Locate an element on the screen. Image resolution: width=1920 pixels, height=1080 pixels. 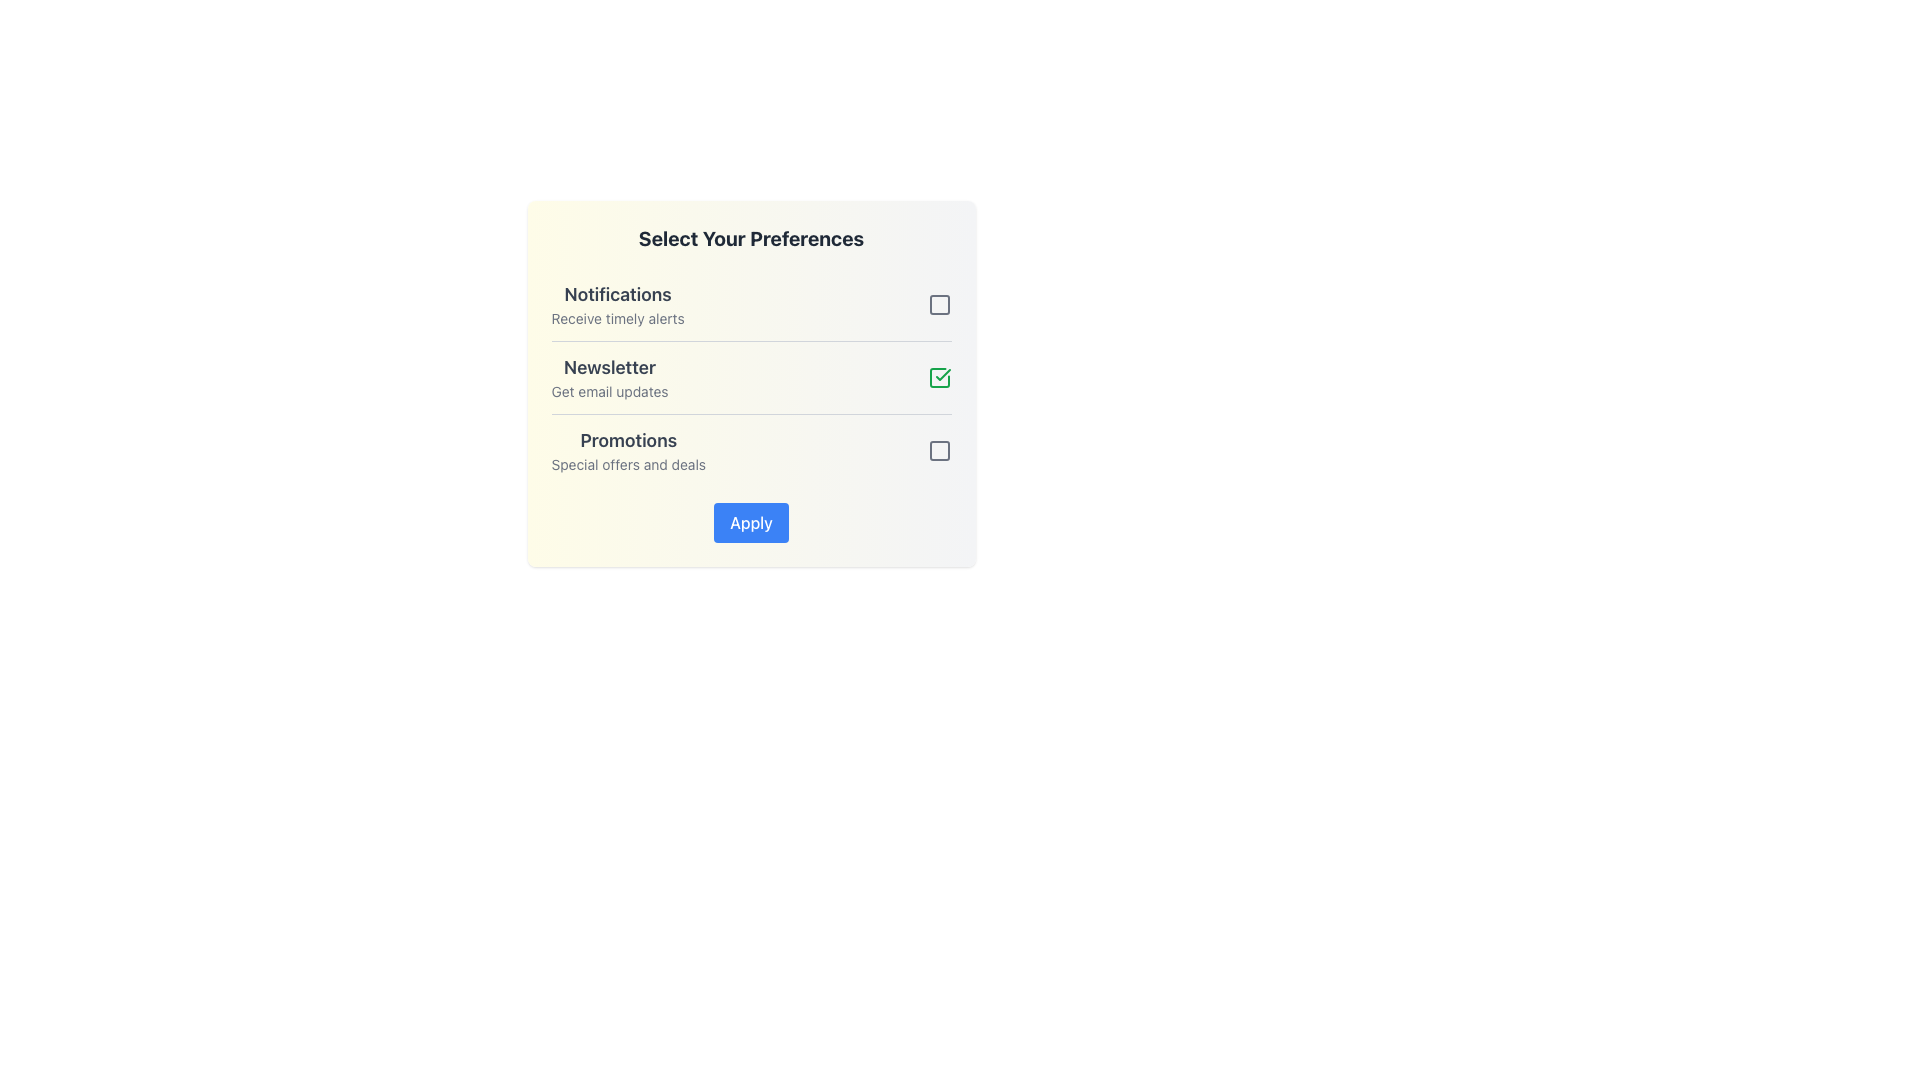
the subtitle text under the 'Promotions' heading in the 'Select Your Preferences' panel, which is aligned to the left of a checkbox is located at coordinates (627, 465).